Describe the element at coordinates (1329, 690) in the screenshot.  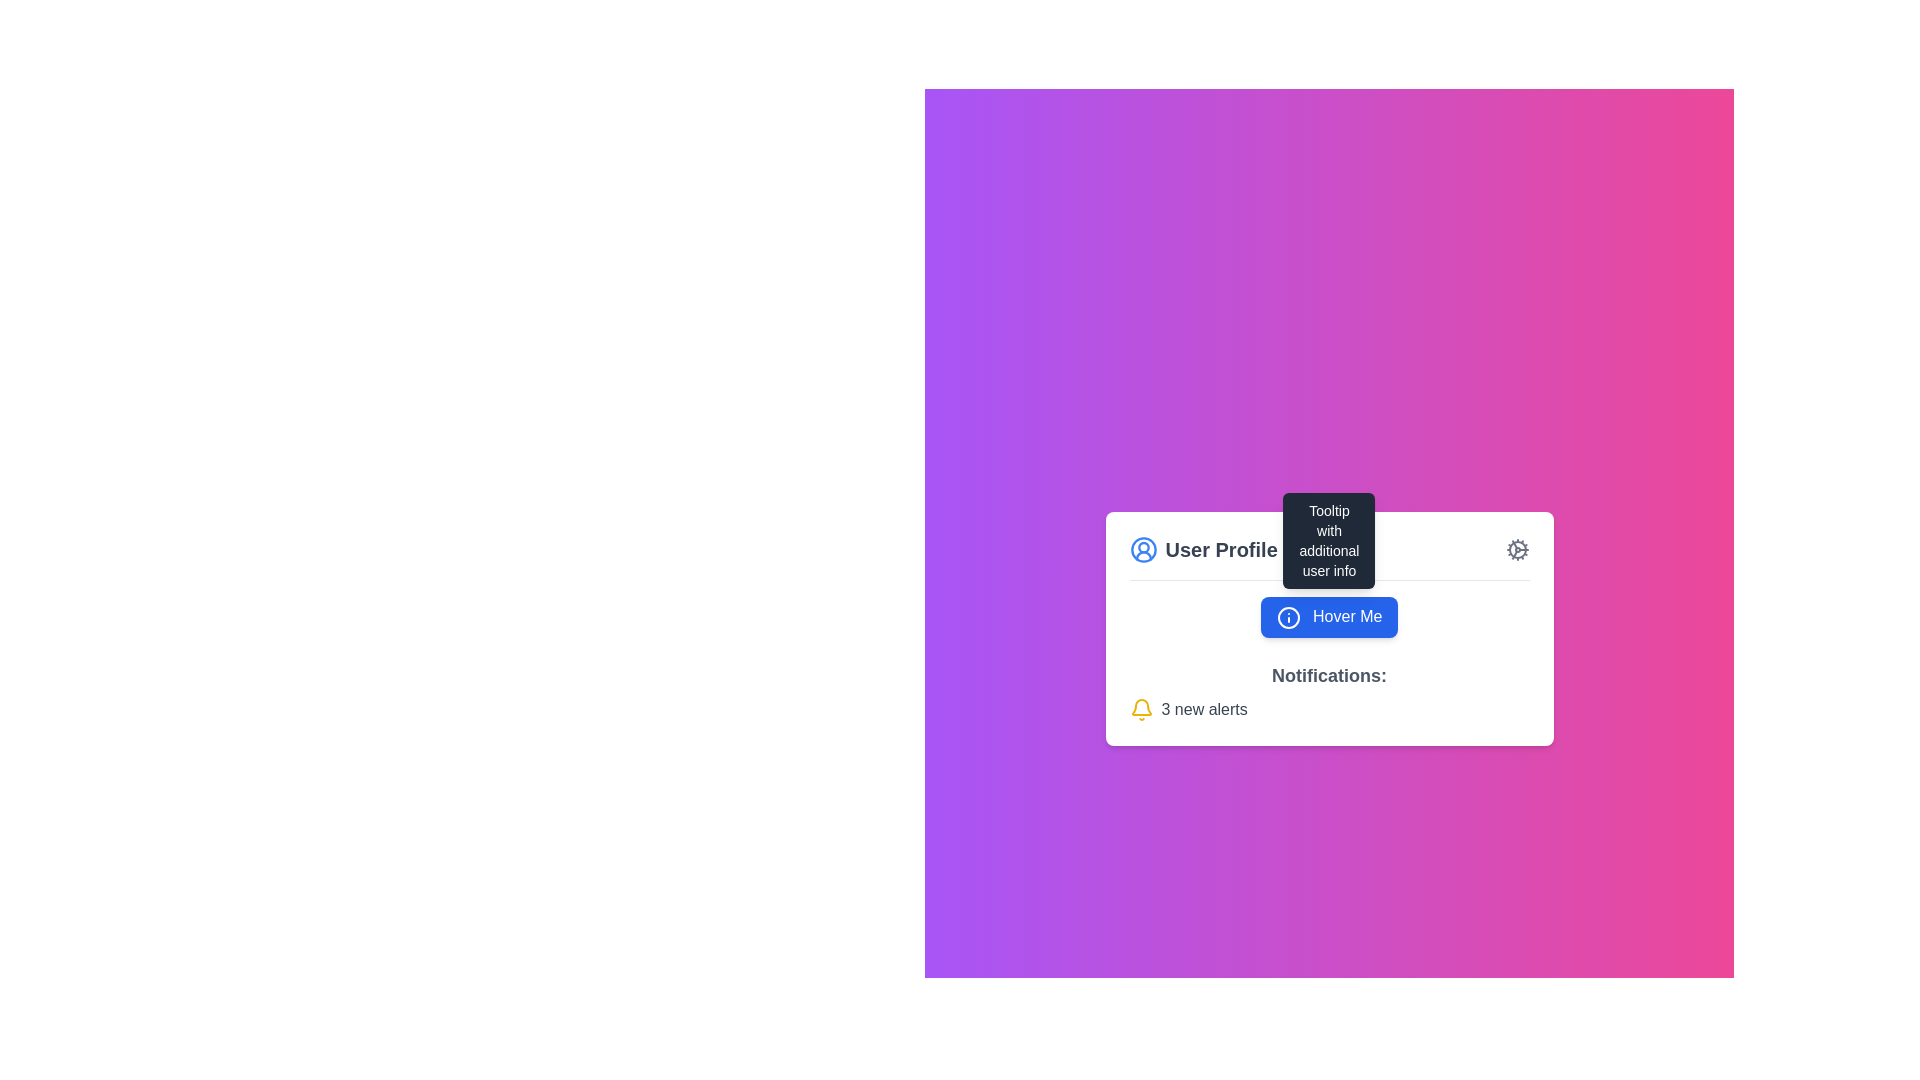
I see `notification details displayed in the composite text and icon-based informational display labeled 'Notifications:' located at the bottom of the interface` at that location.